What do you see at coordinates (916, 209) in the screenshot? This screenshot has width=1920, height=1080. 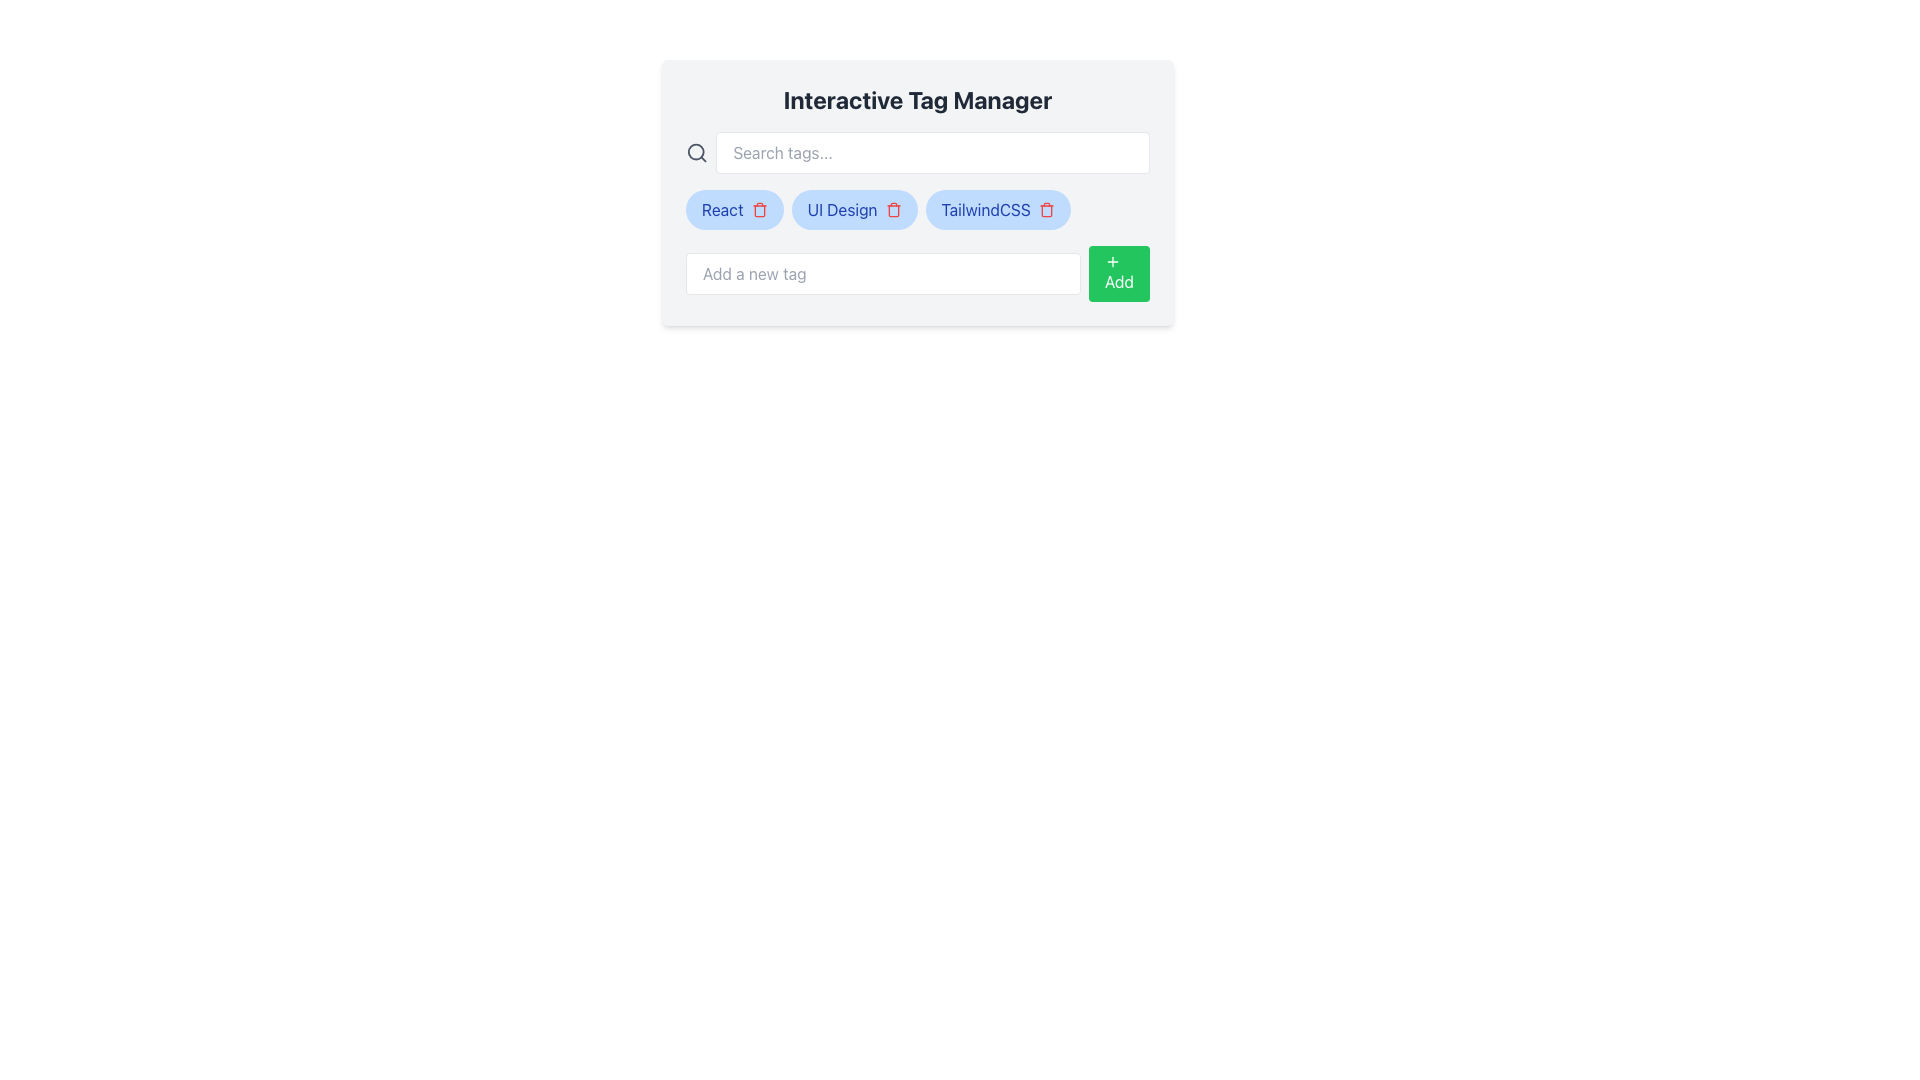 I see `the tag group display containing the tags 'React', 'UI Design', and 'TailwindCSS'` at bounding box center [916, 209].